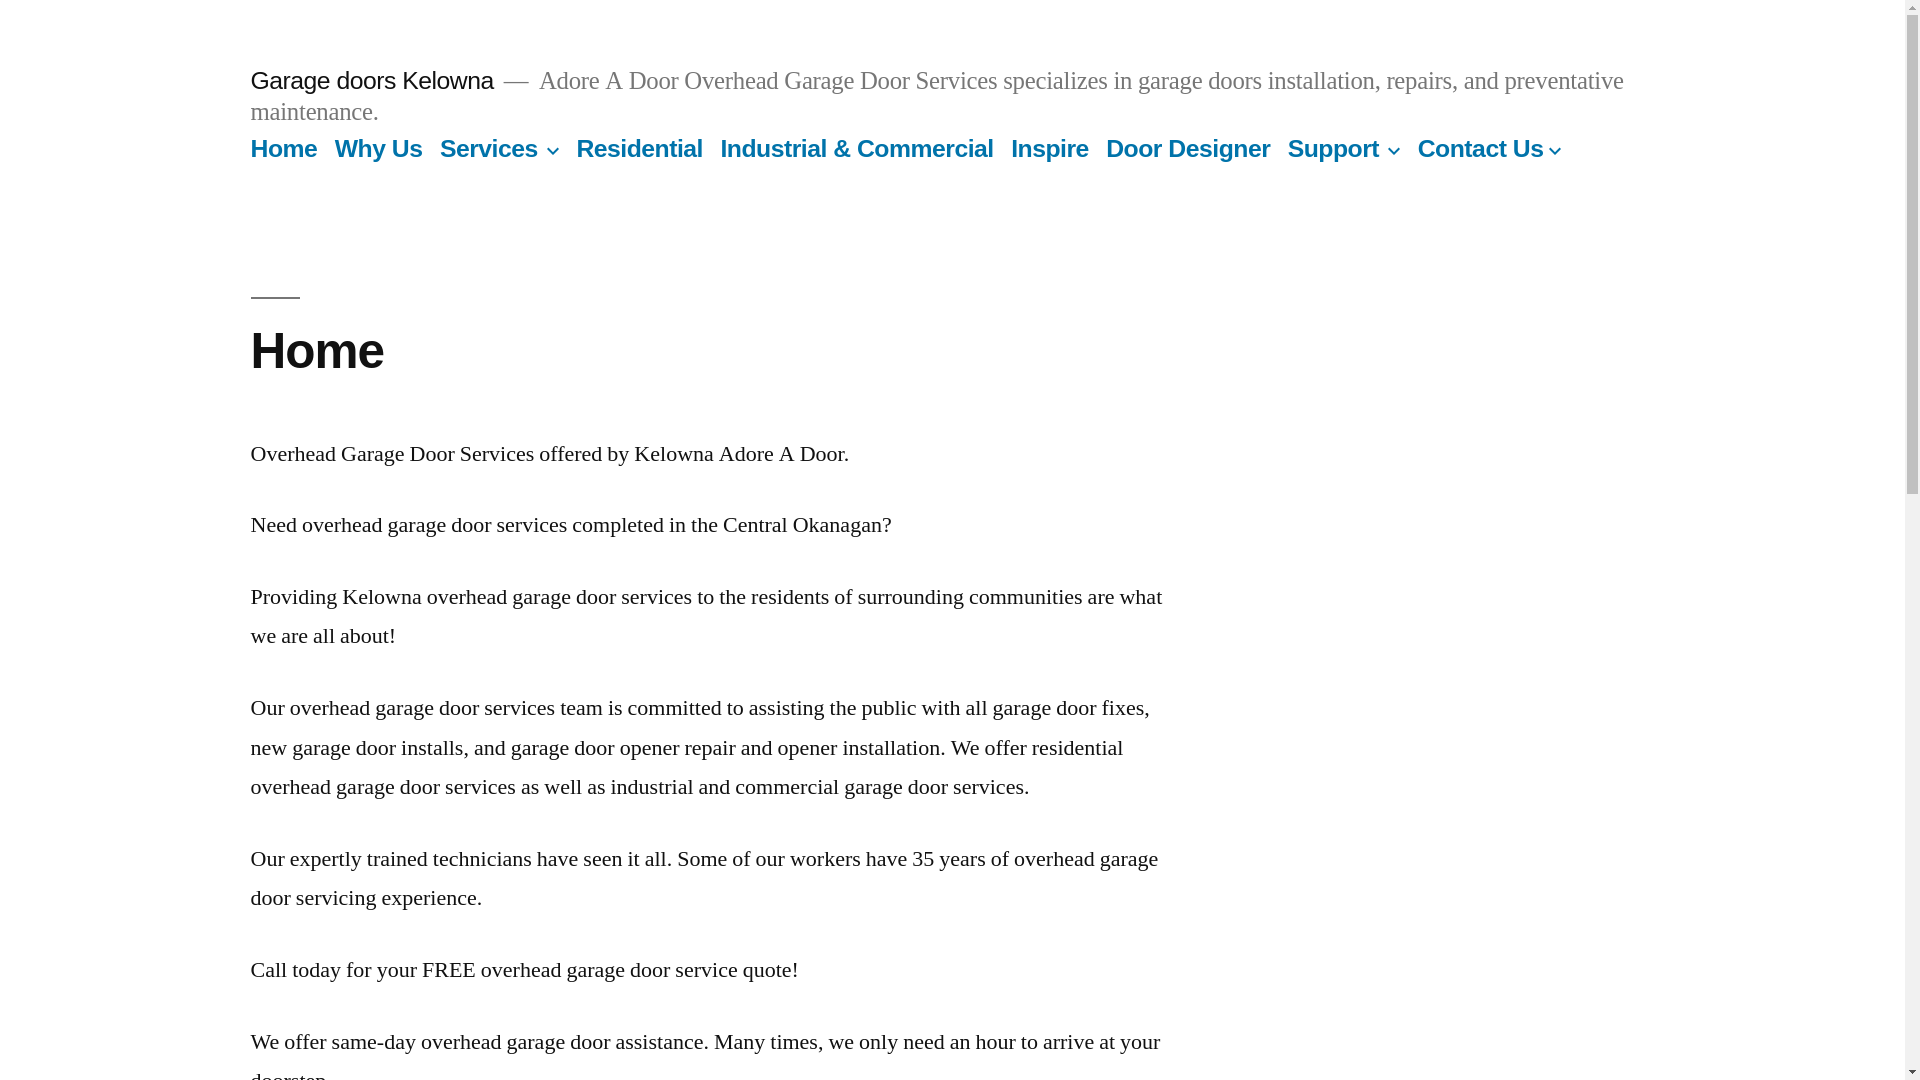  Describe the element at coordinates (638, 147) in the screenshot. I see `'Residential'` at that location.